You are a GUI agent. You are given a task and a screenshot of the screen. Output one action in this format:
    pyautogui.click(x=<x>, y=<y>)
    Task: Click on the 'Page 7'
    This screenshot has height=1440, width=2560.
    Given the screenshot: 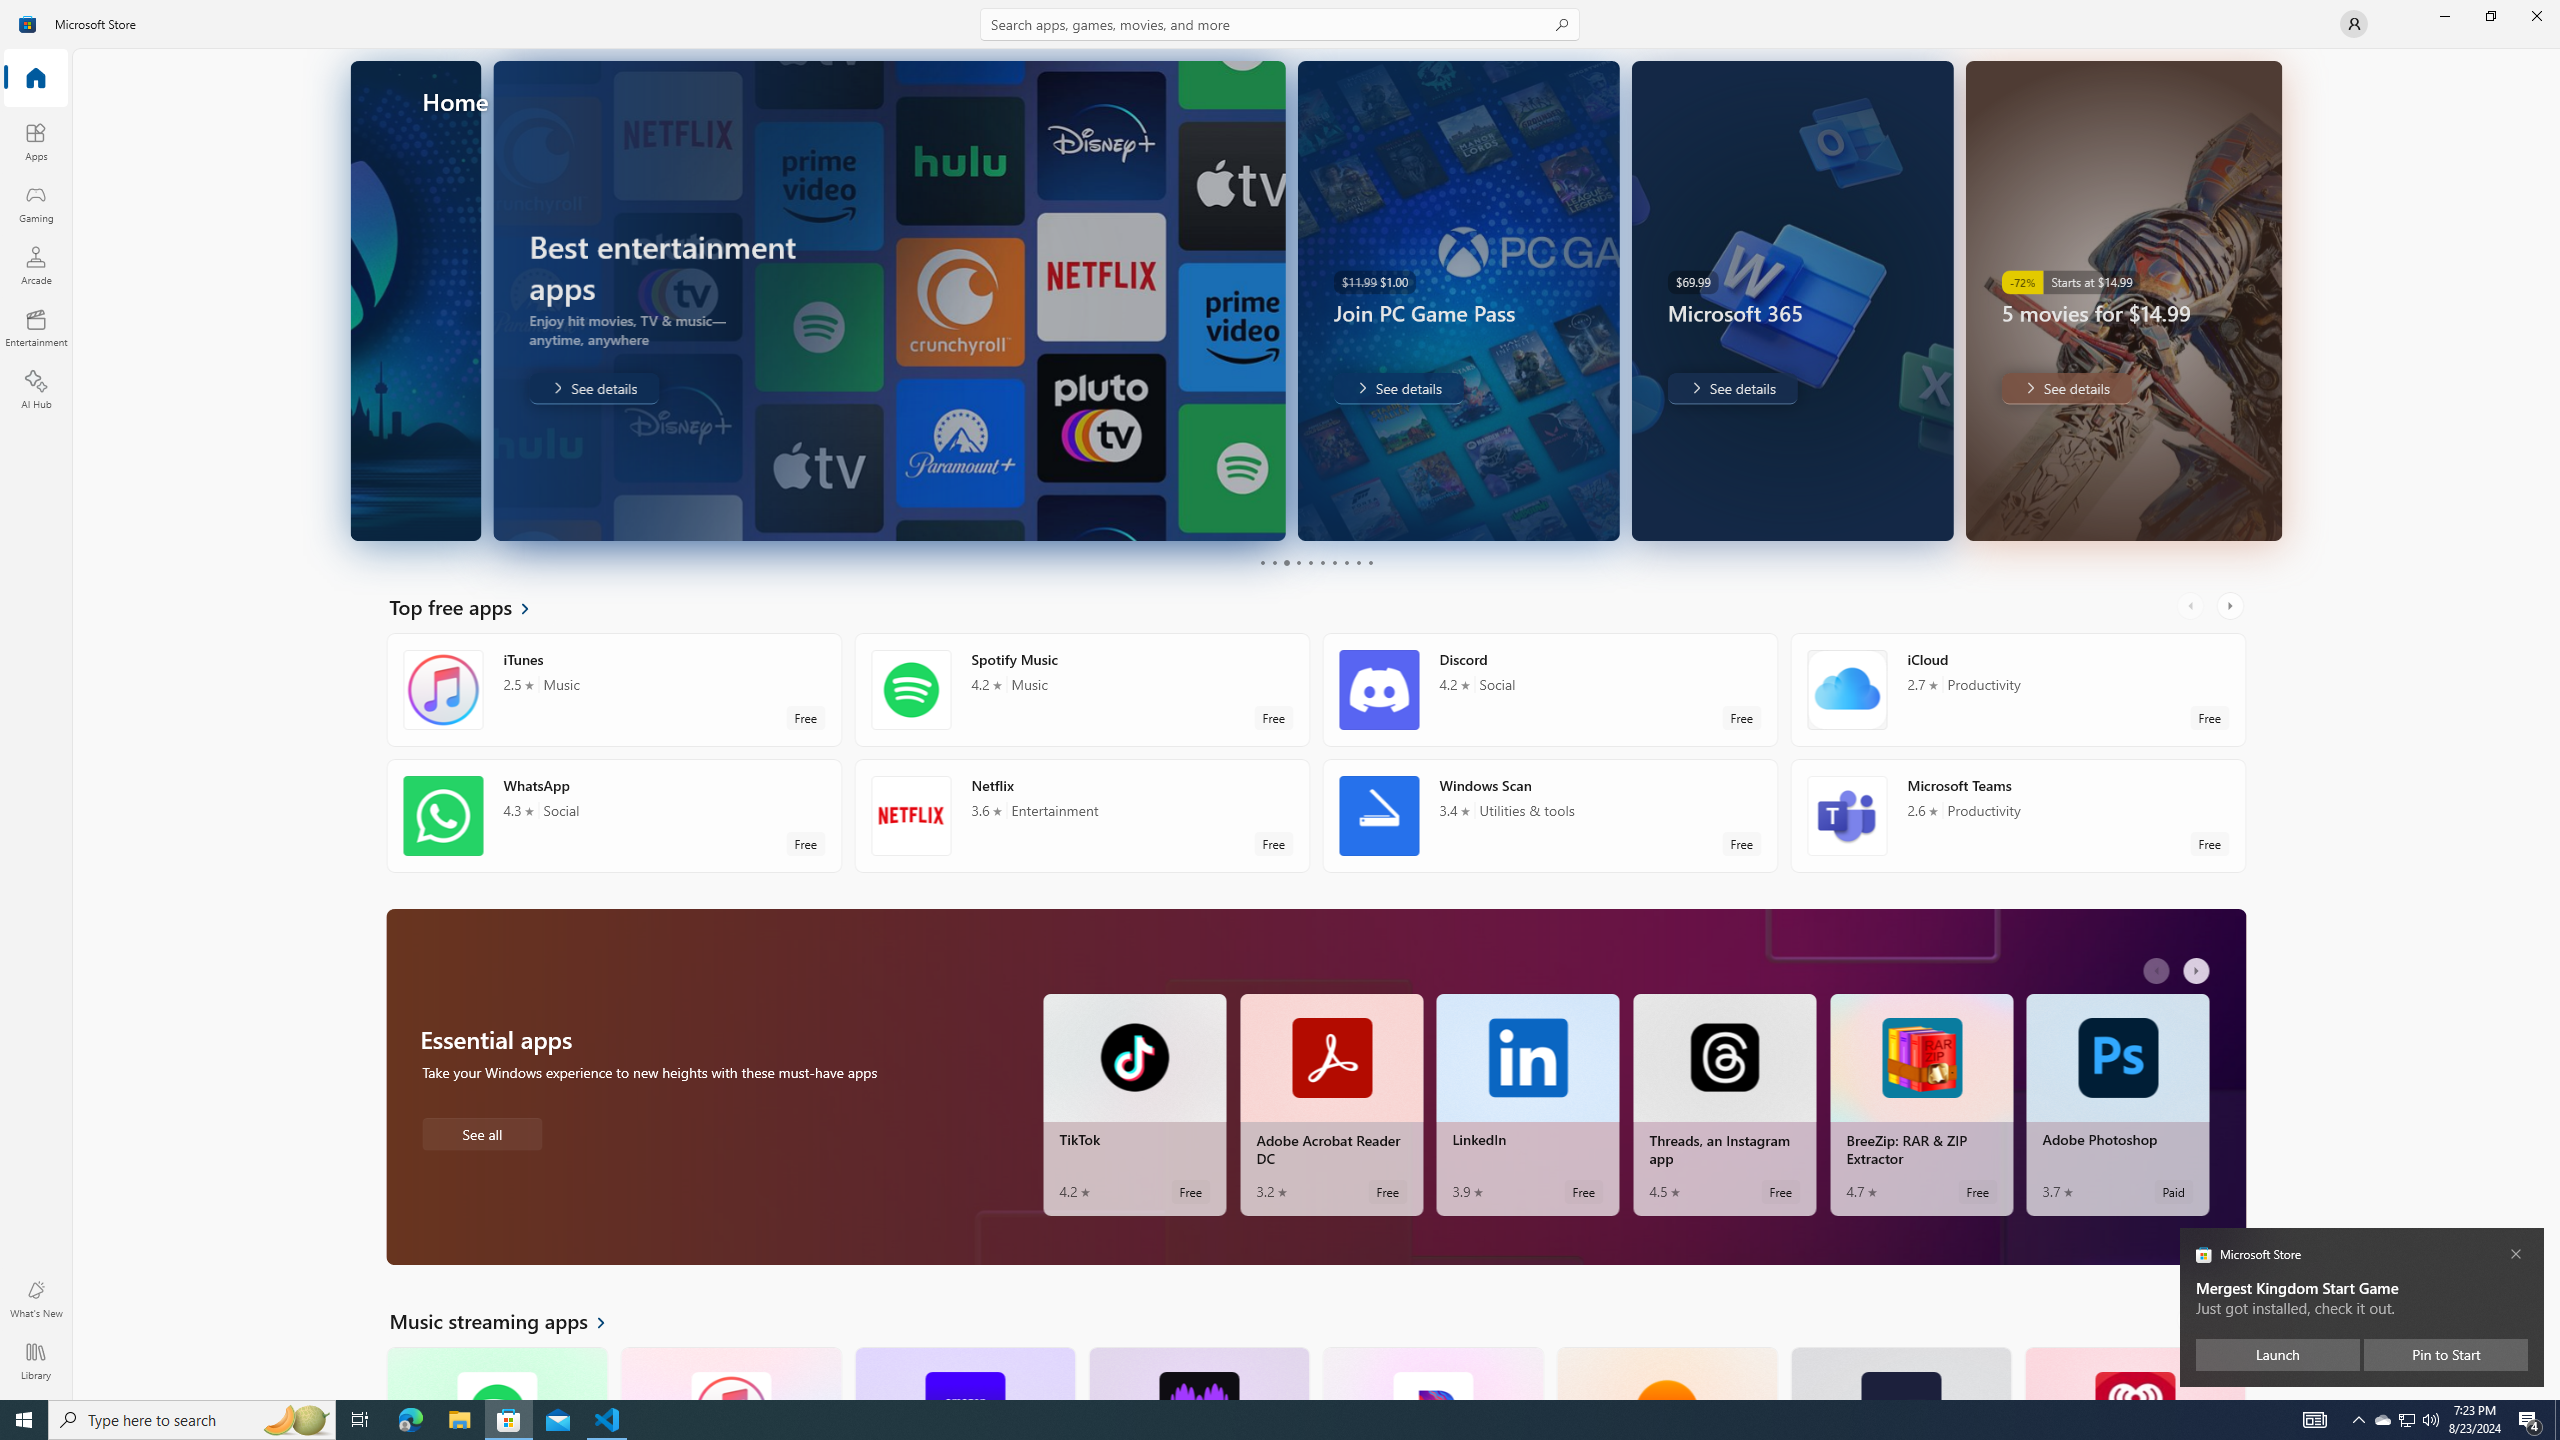 What is the action you would take?
    pyautogui.click(x=1332, y=562)
    